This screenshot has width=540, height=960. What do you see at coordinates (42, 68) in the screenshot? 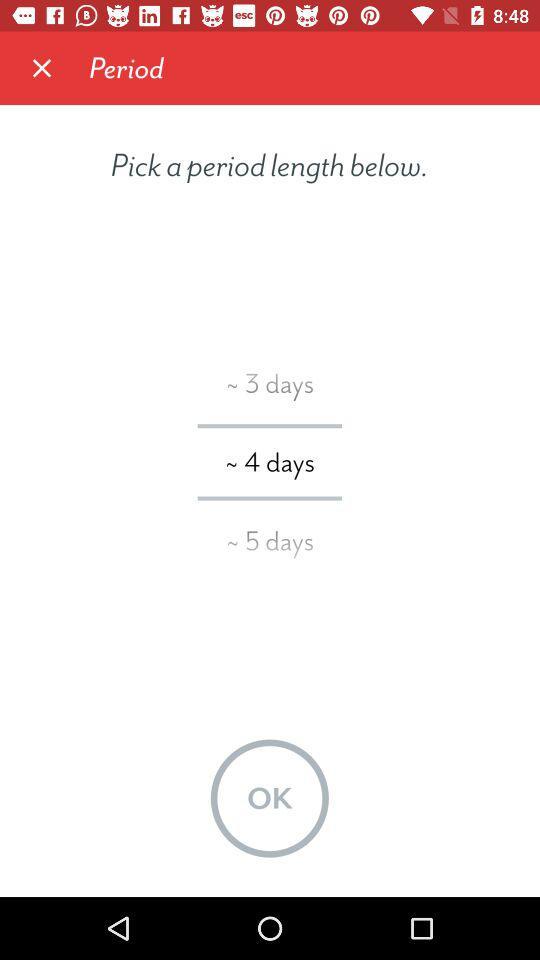
I see `close option` at bounding box center [42, 68].